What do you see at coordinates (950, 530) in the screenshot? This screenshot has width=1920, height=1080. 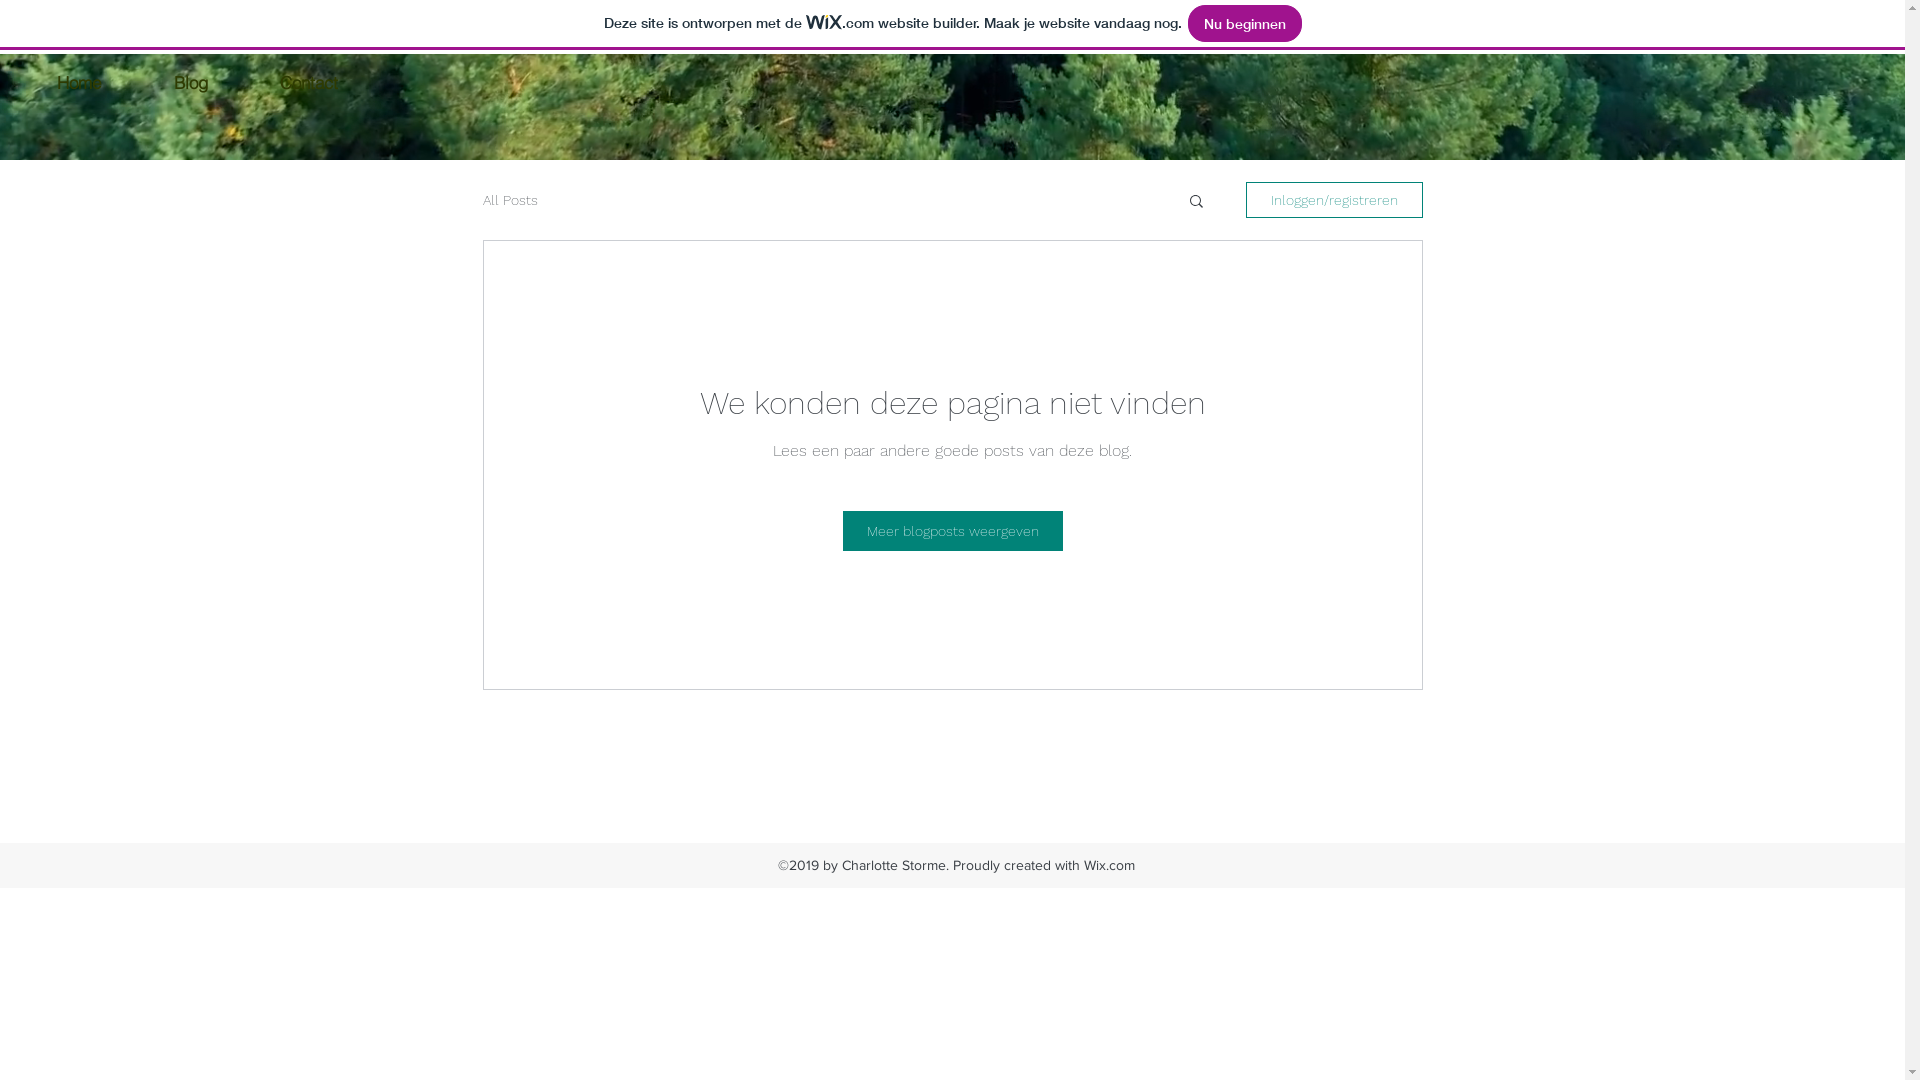 I see `'Meer blogposts weergeven'` at bounding box center [950, 530].